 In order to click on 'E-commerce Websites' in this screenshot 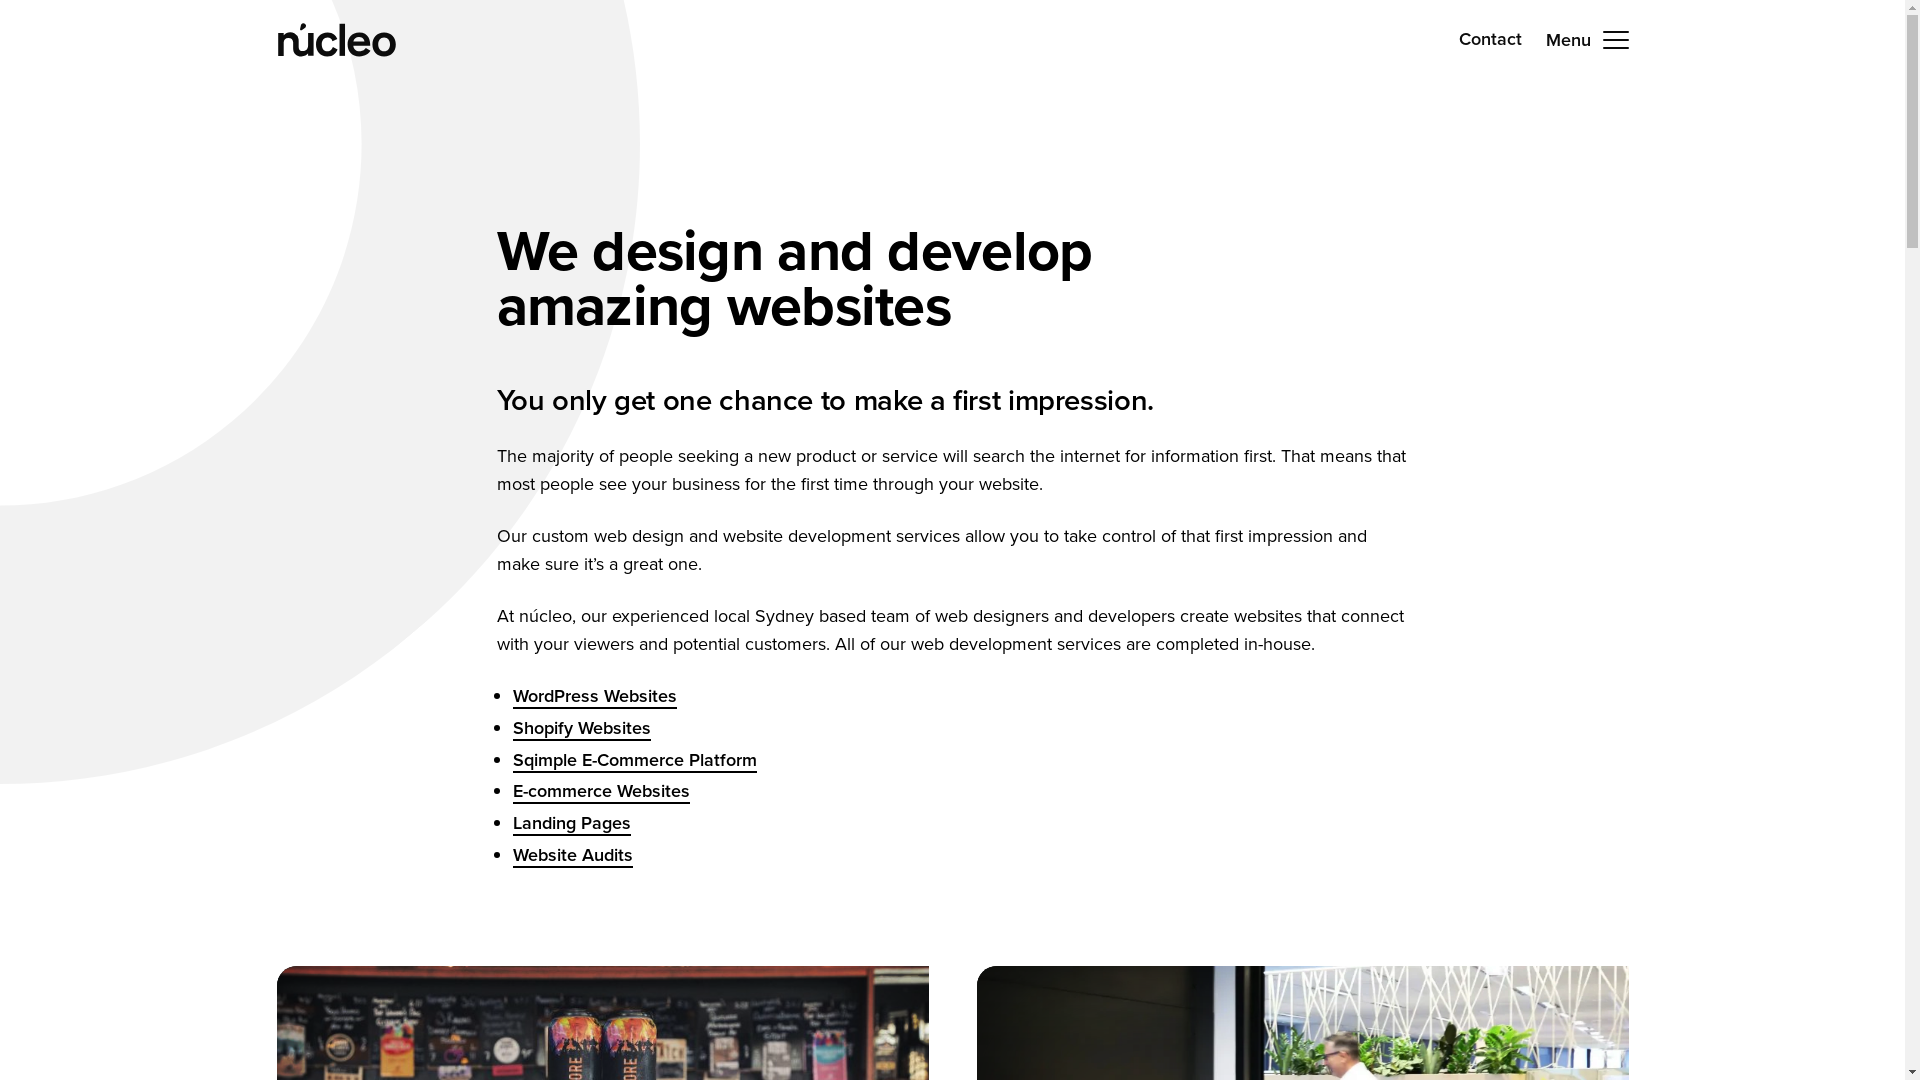, I will do `click(599, 789)`.